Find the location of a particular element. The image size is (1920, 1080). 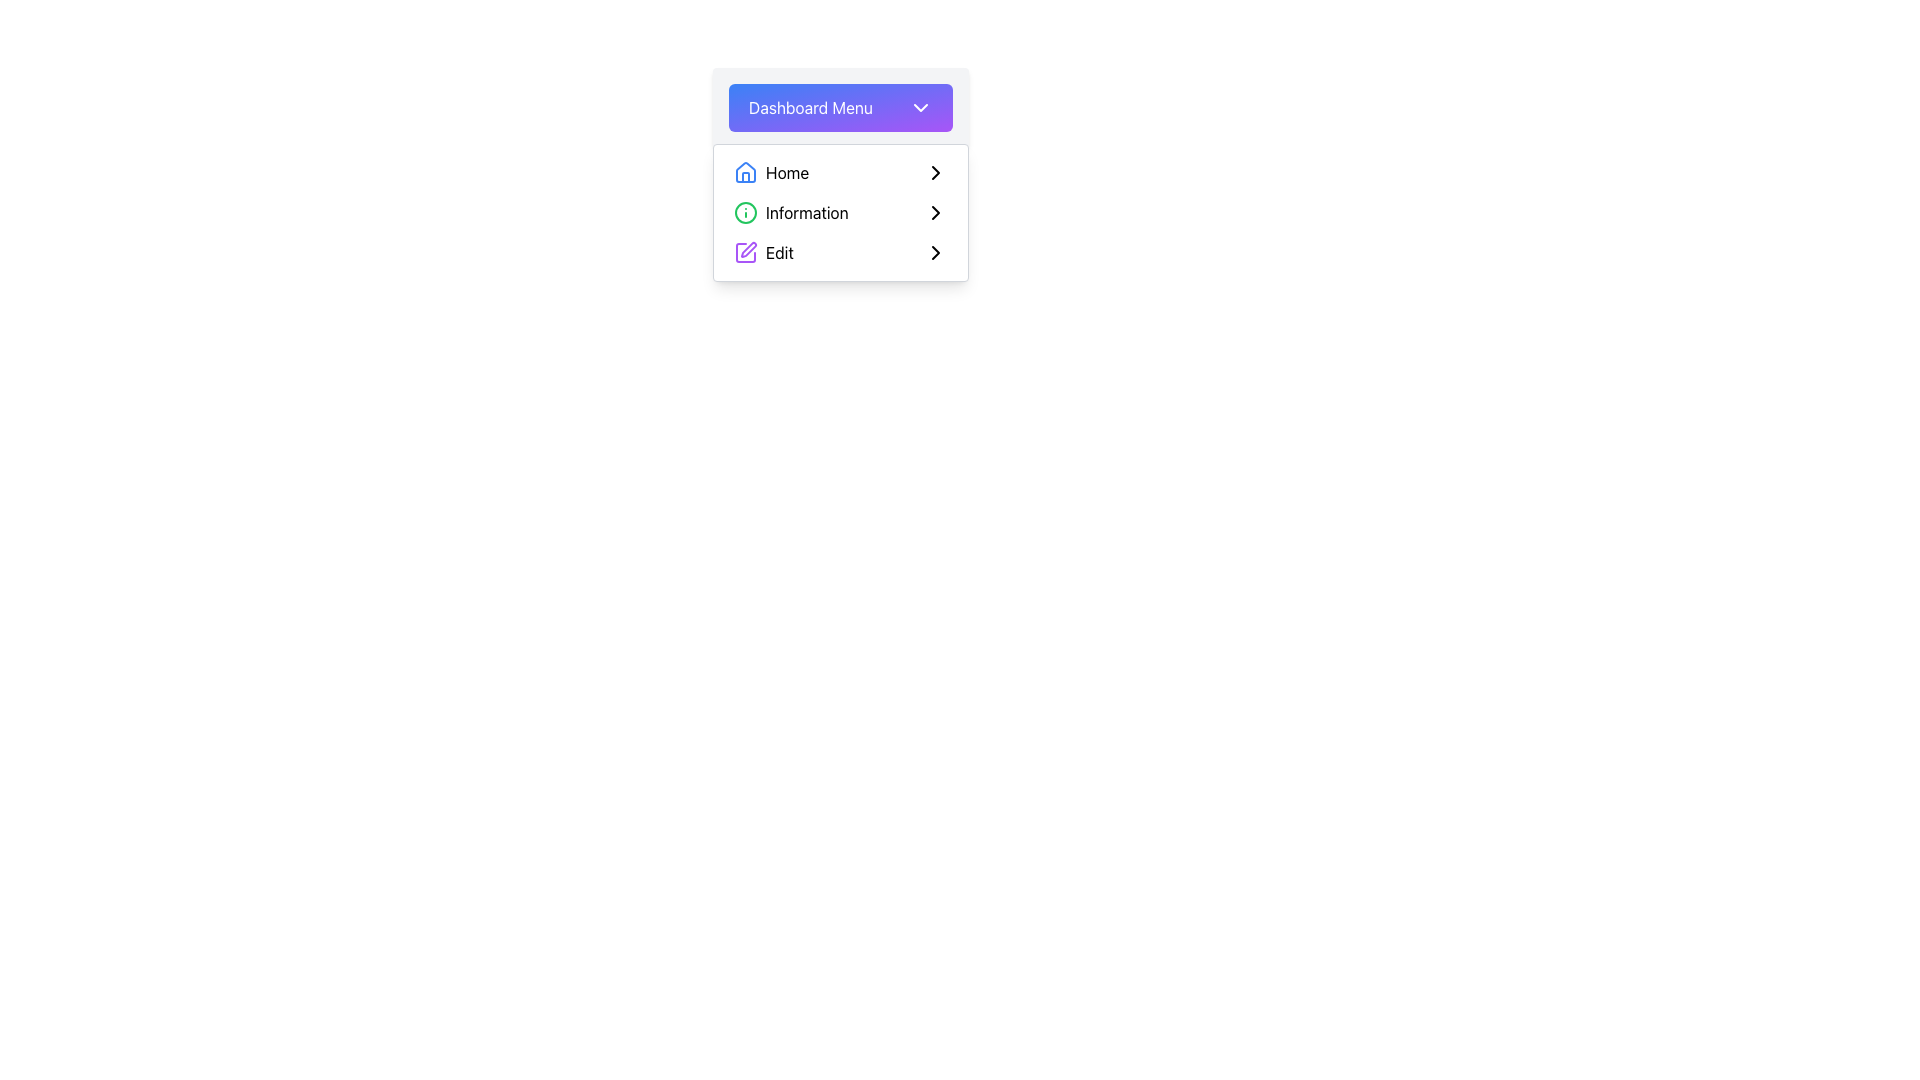

the menu item labeled 'Information', which is the second item in the vertical menu list is located at coordinates (840, 212).